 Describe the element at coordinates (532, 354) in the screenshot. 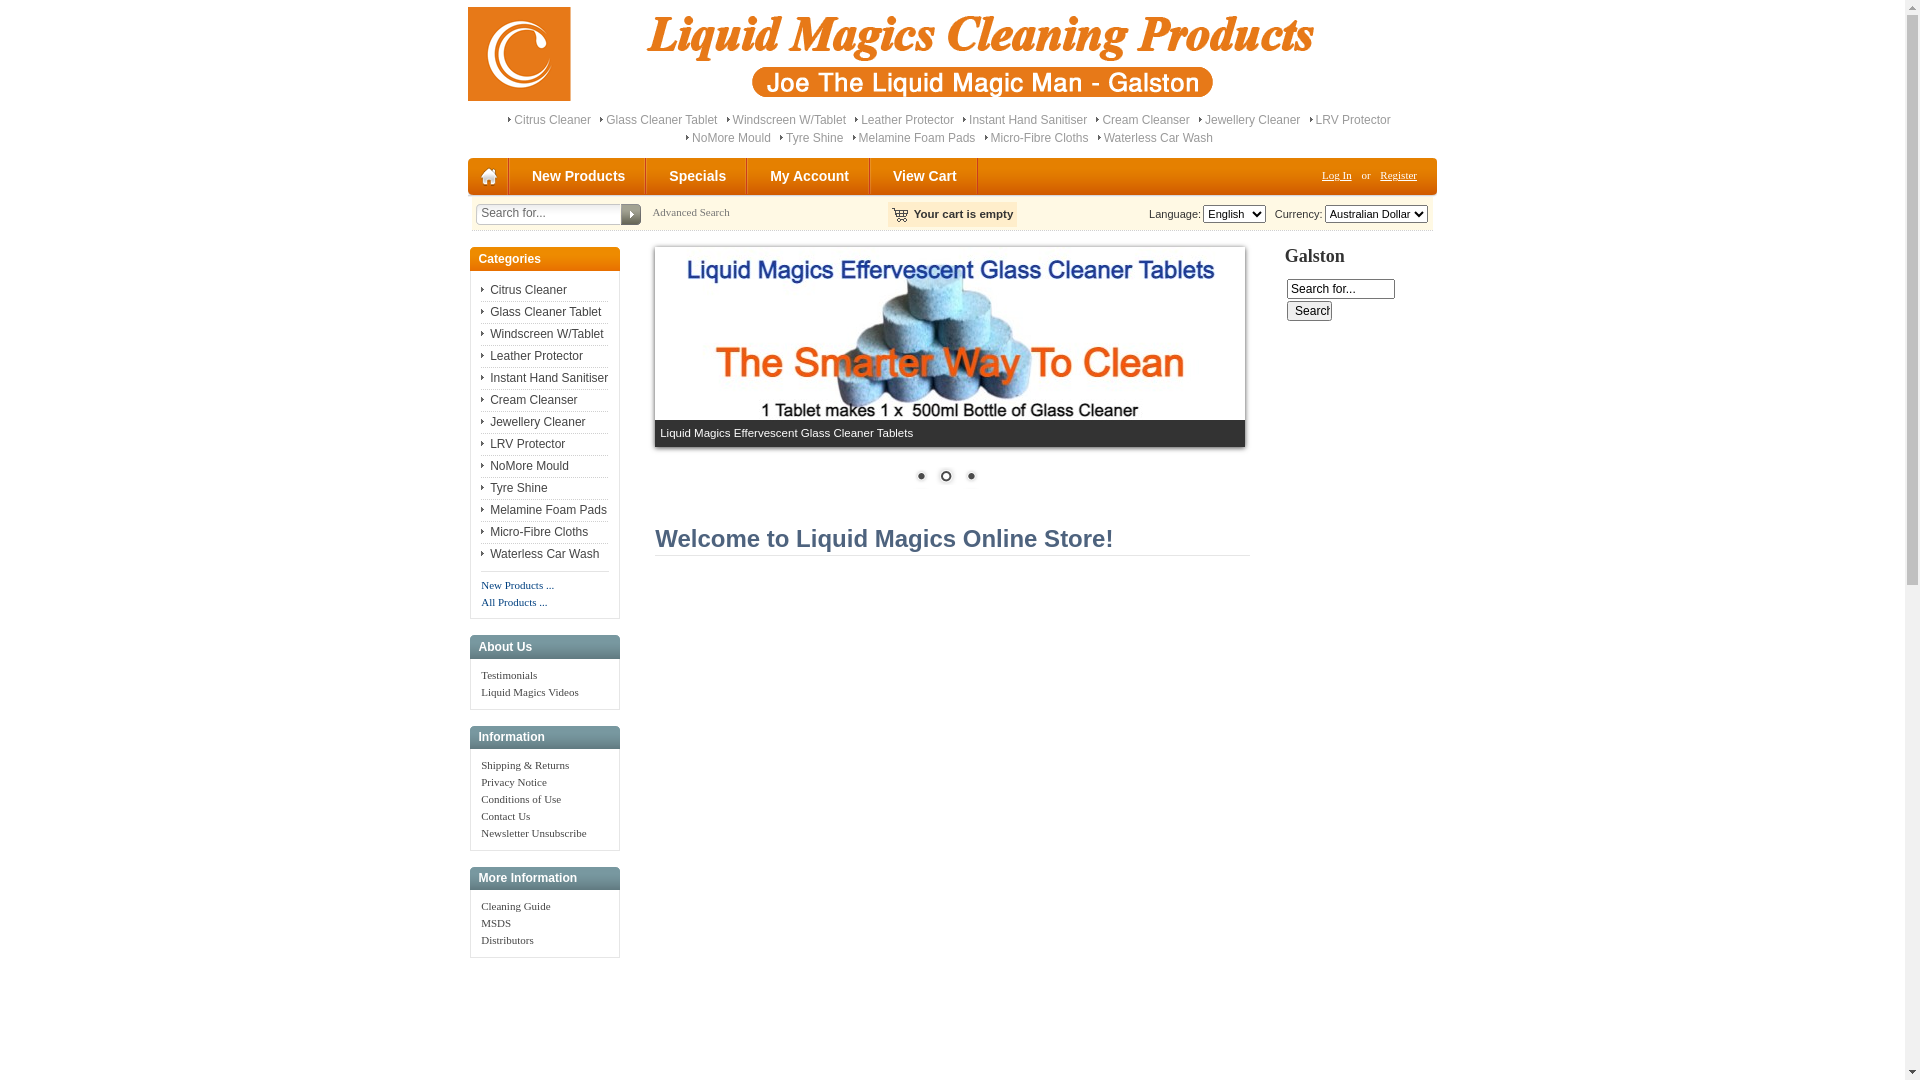

I see `'Leather Protector'` at that location.